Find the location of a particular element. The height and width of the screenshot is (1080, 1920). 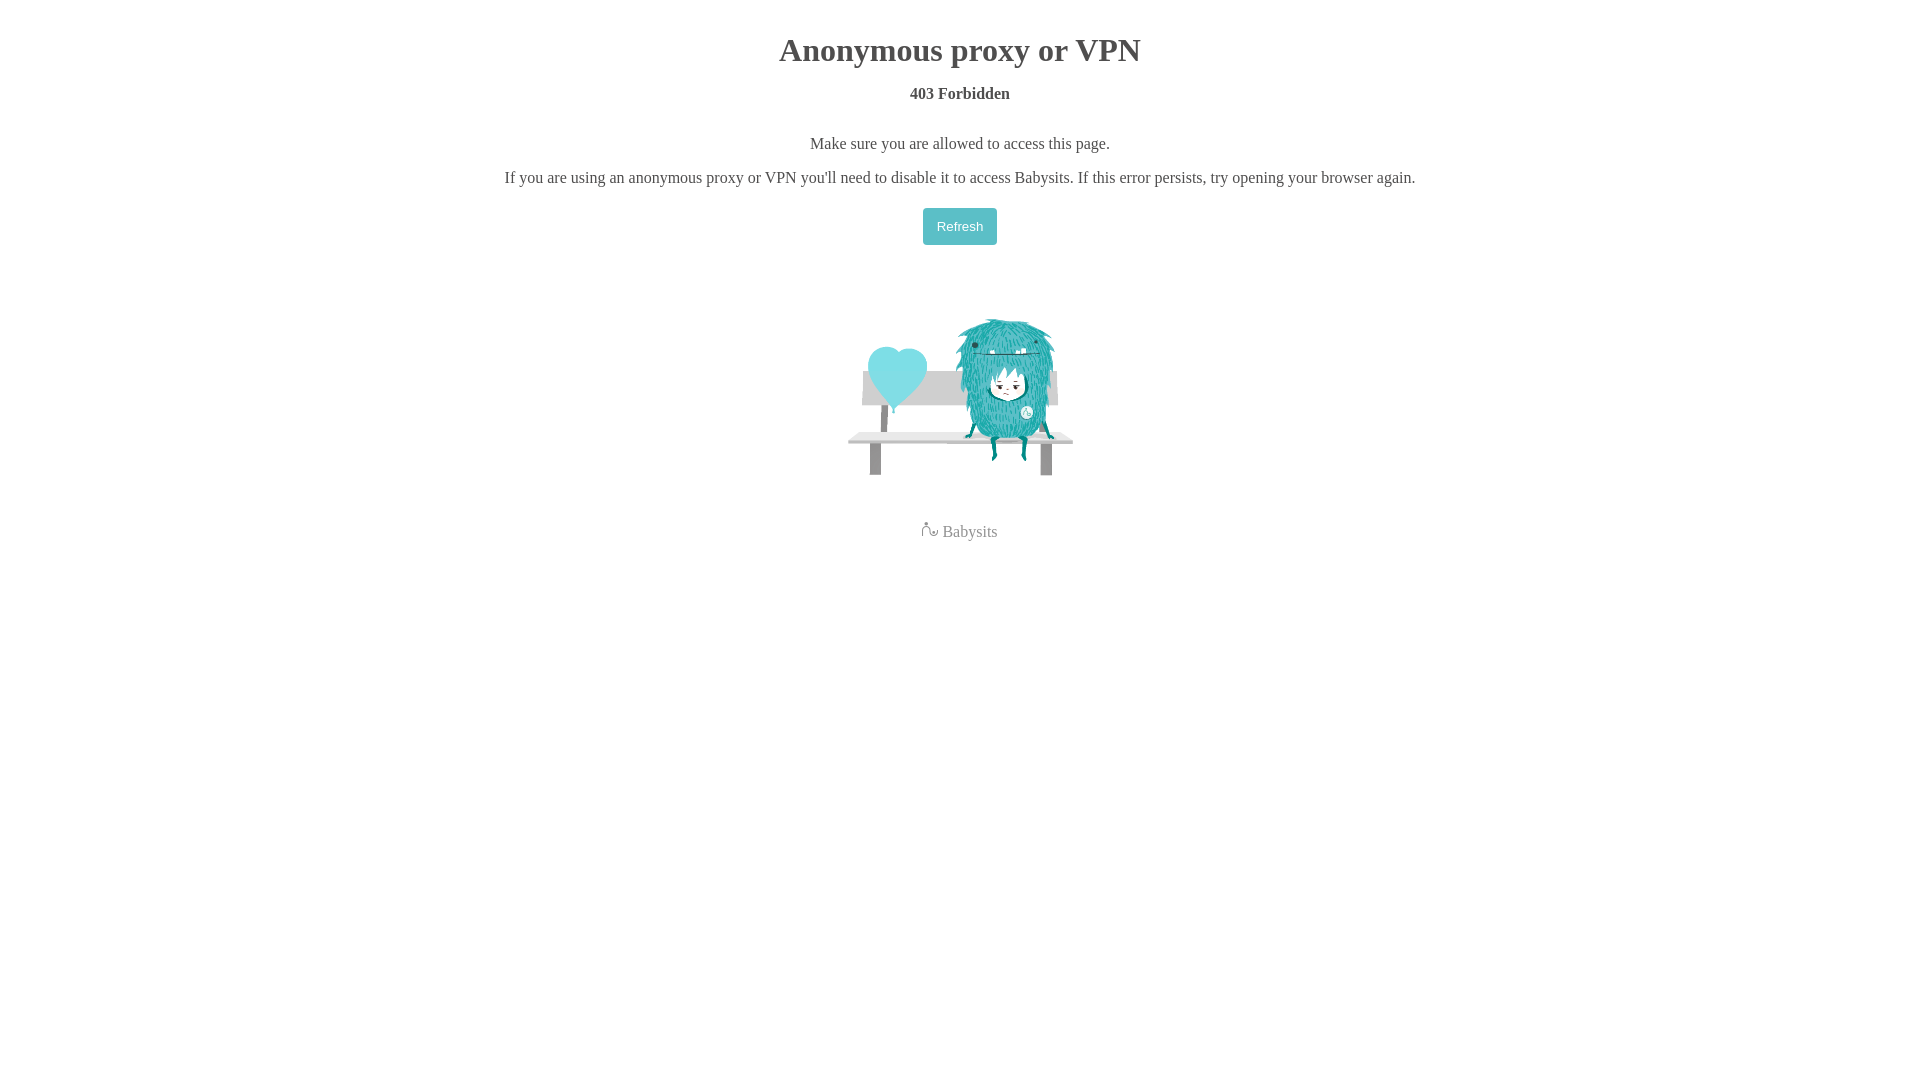

'Refresh' is located at coordinates (960, 225).